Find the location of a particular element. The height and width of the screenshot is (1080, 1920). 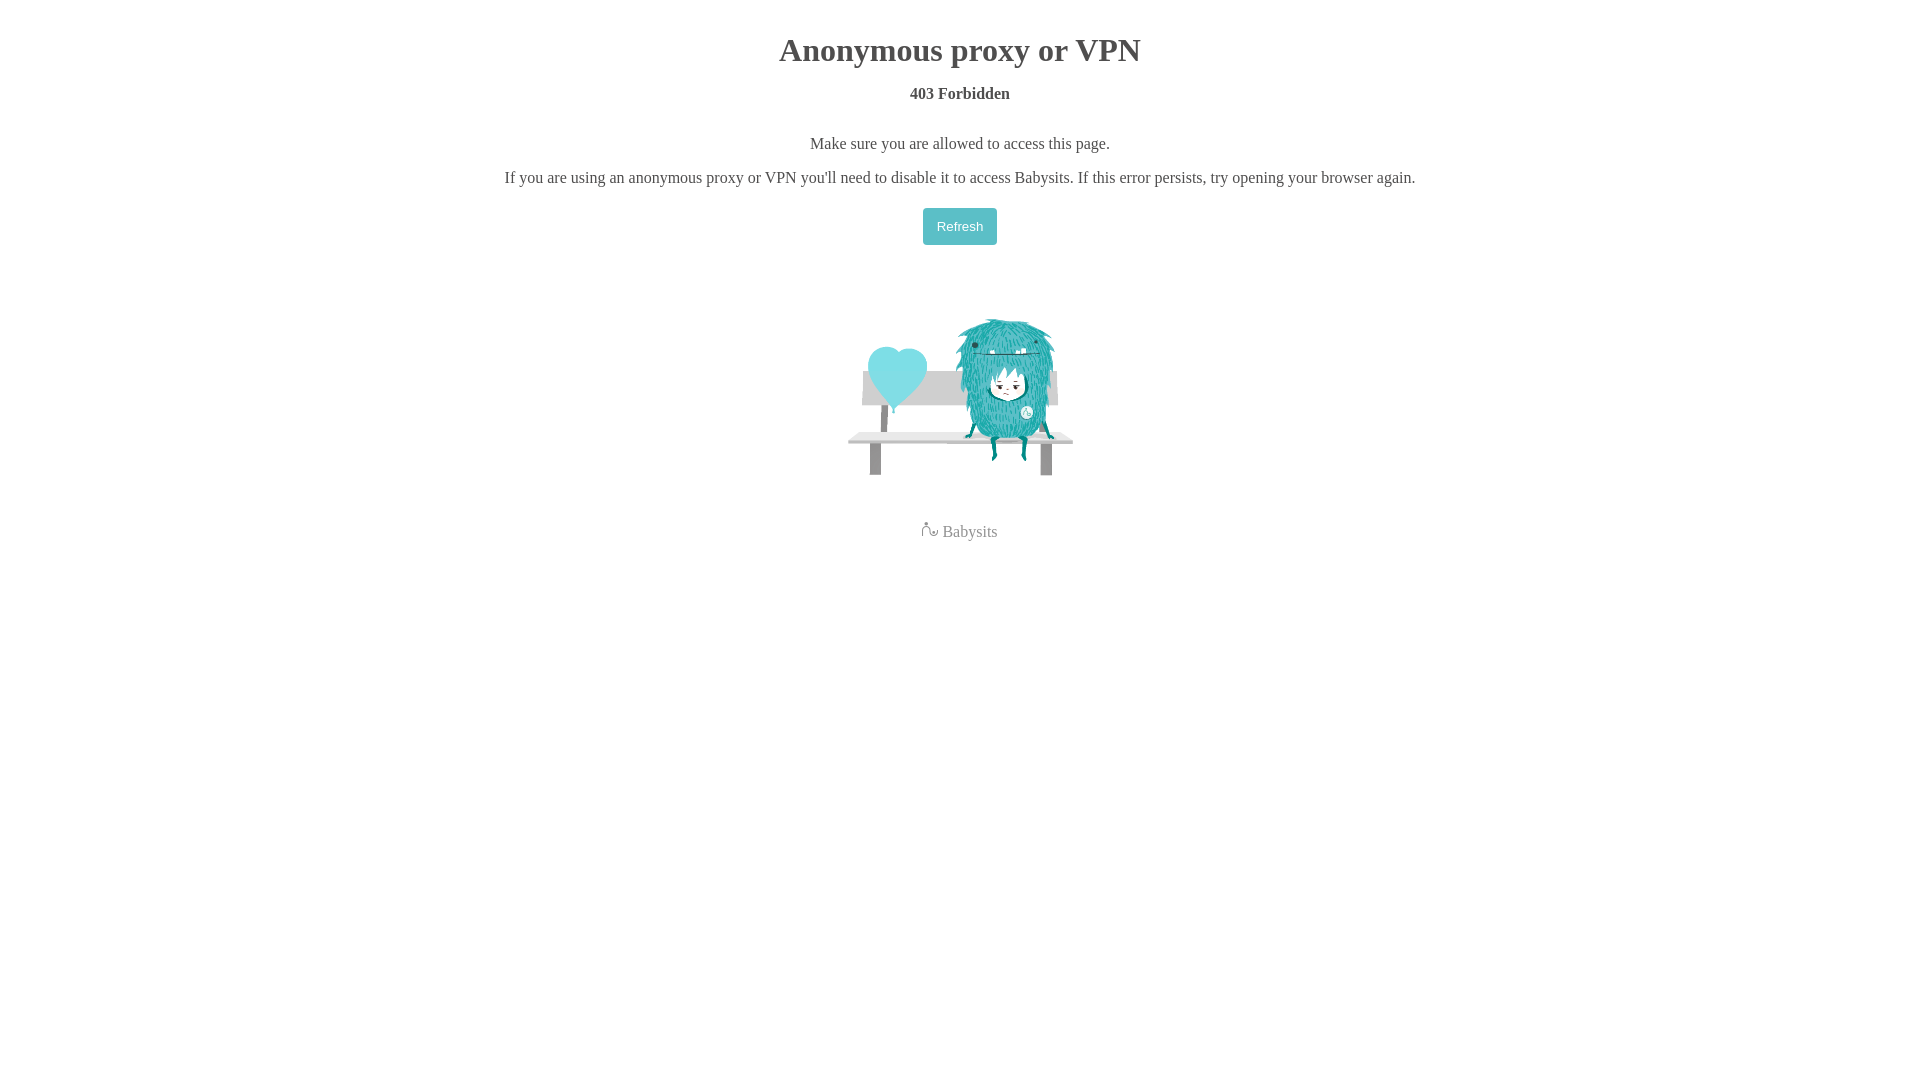

'Refresh' is located at coordinates (960, 225).